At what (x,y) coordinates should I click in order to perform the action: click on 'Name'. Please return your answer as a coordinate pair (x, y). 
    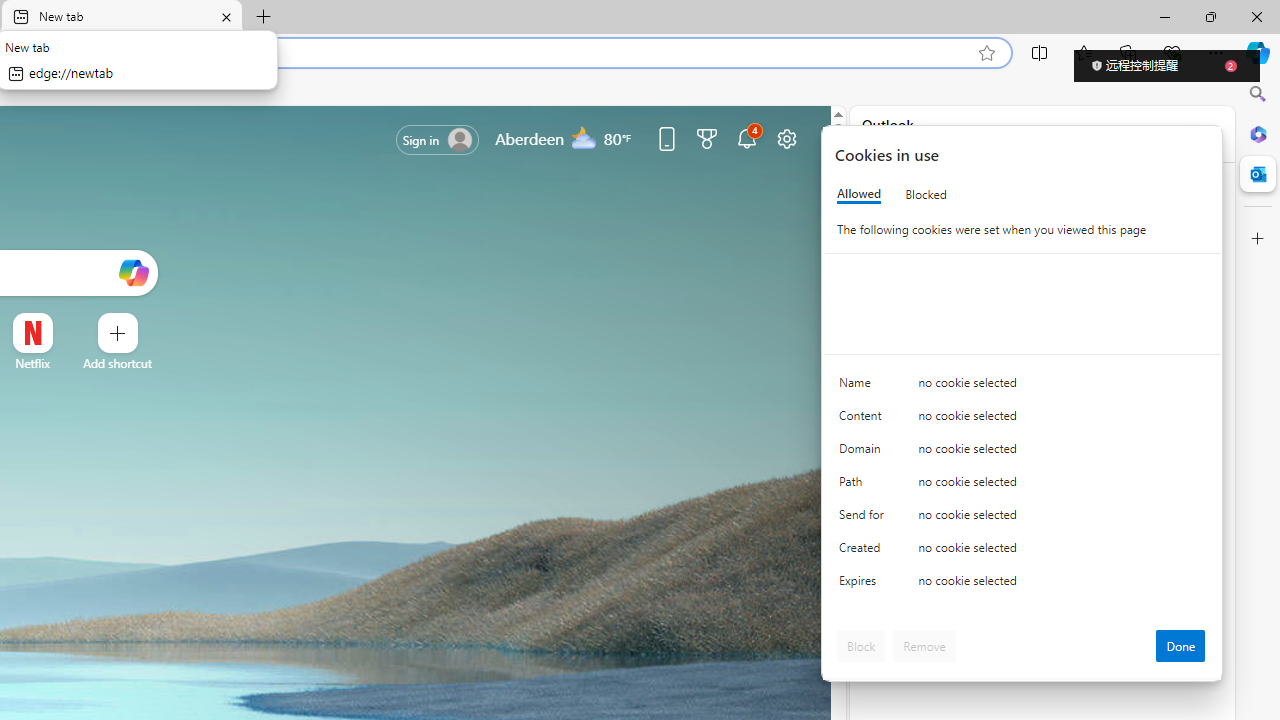
    Looking at the image, I should click on (865, 387).